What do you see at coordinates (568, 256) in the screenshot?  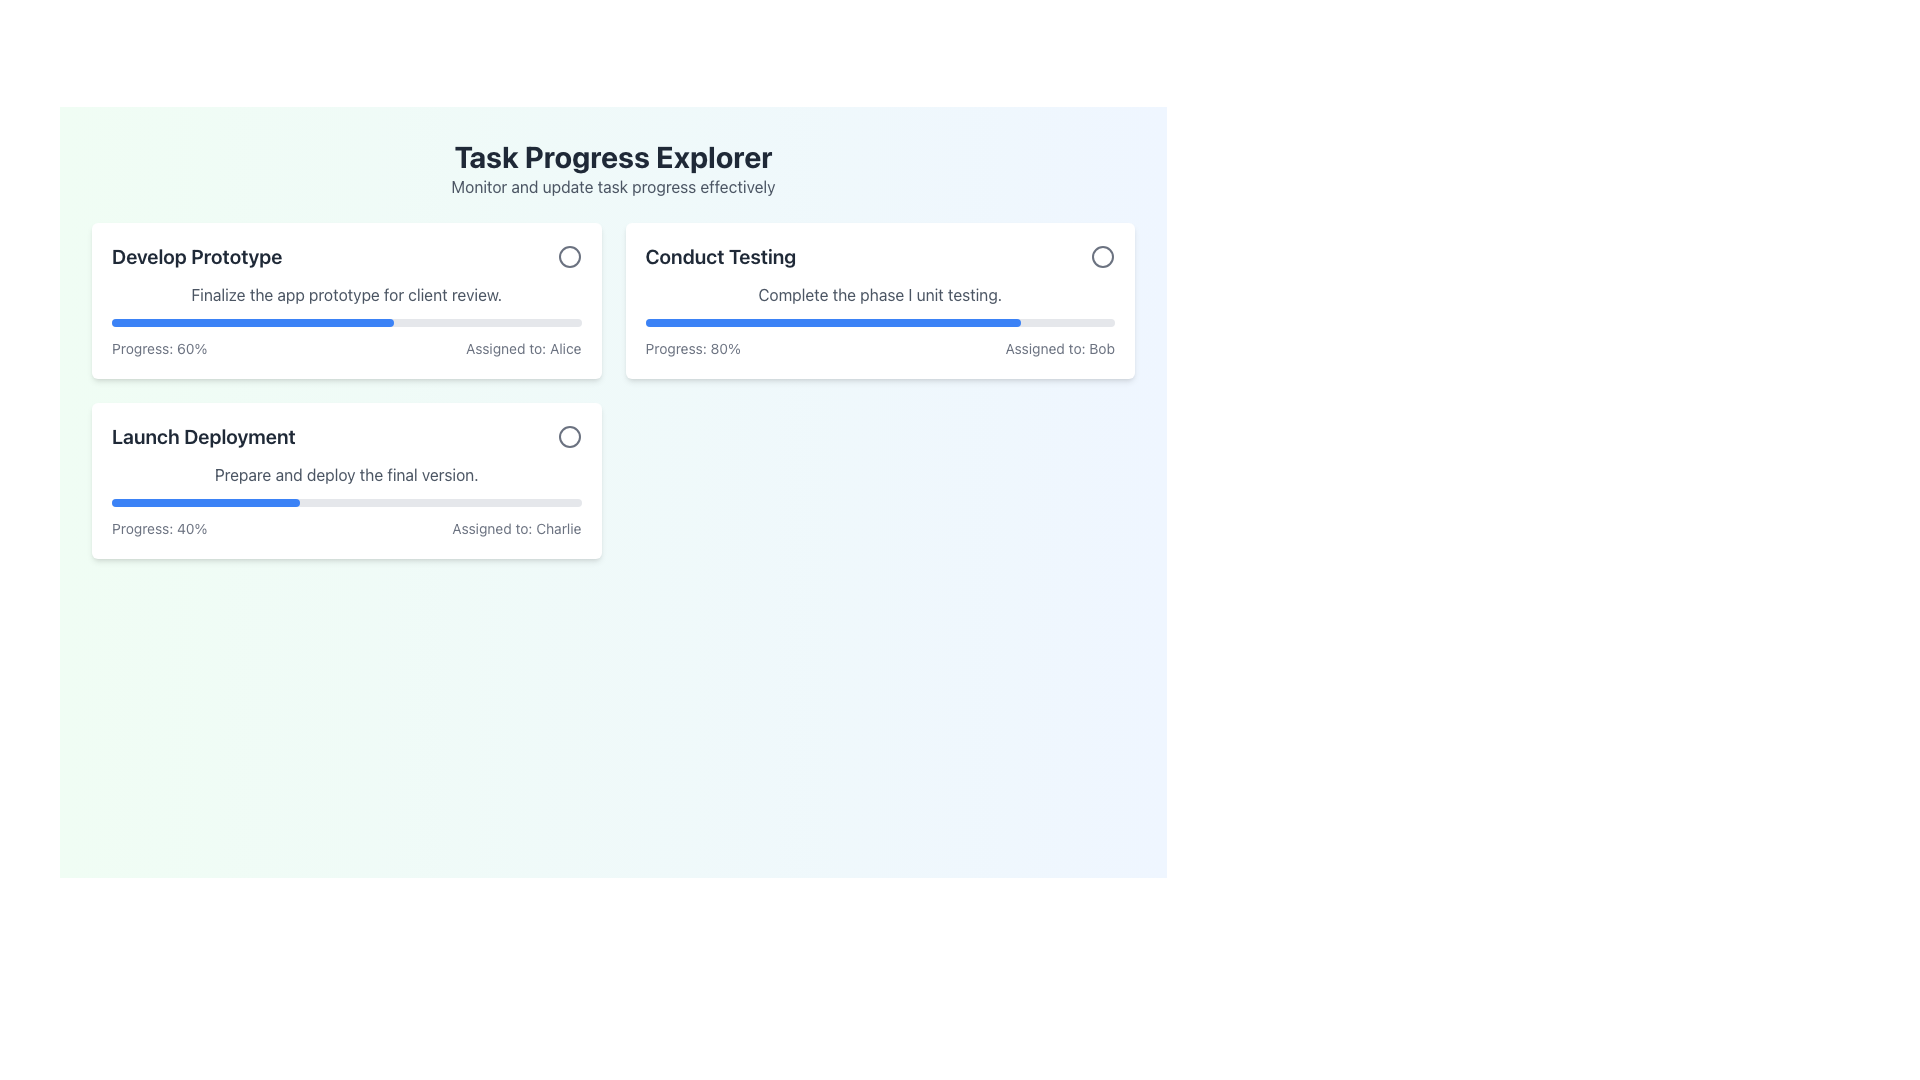 I see `the small circular icon outlined in grey and filled with a white background, located to the right of the 'Develop Prototype' section's title` at bounding box center [568, 256].